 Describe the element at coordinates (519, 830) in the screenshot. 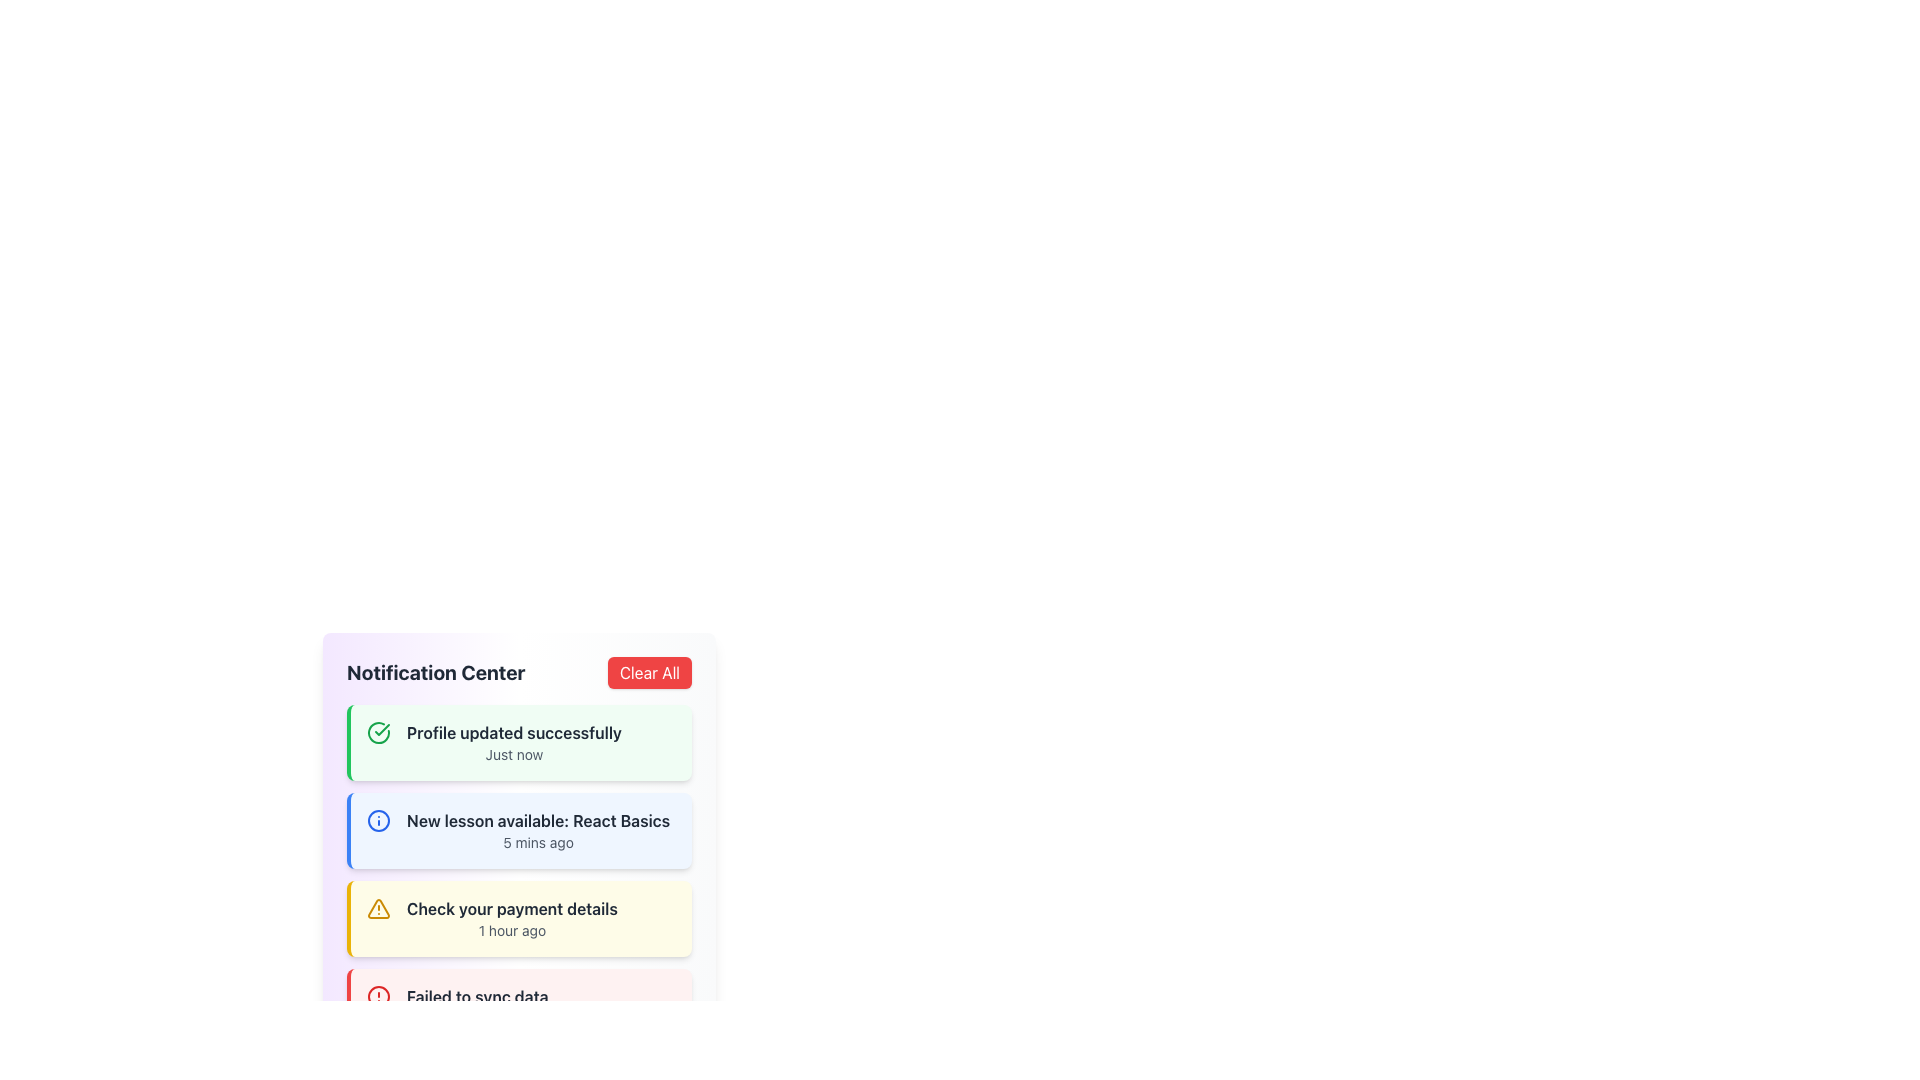

I see `the Notification card that alerts the user about the new lesson titled 'React Basics', which is the second card in the notification stack` at that location.